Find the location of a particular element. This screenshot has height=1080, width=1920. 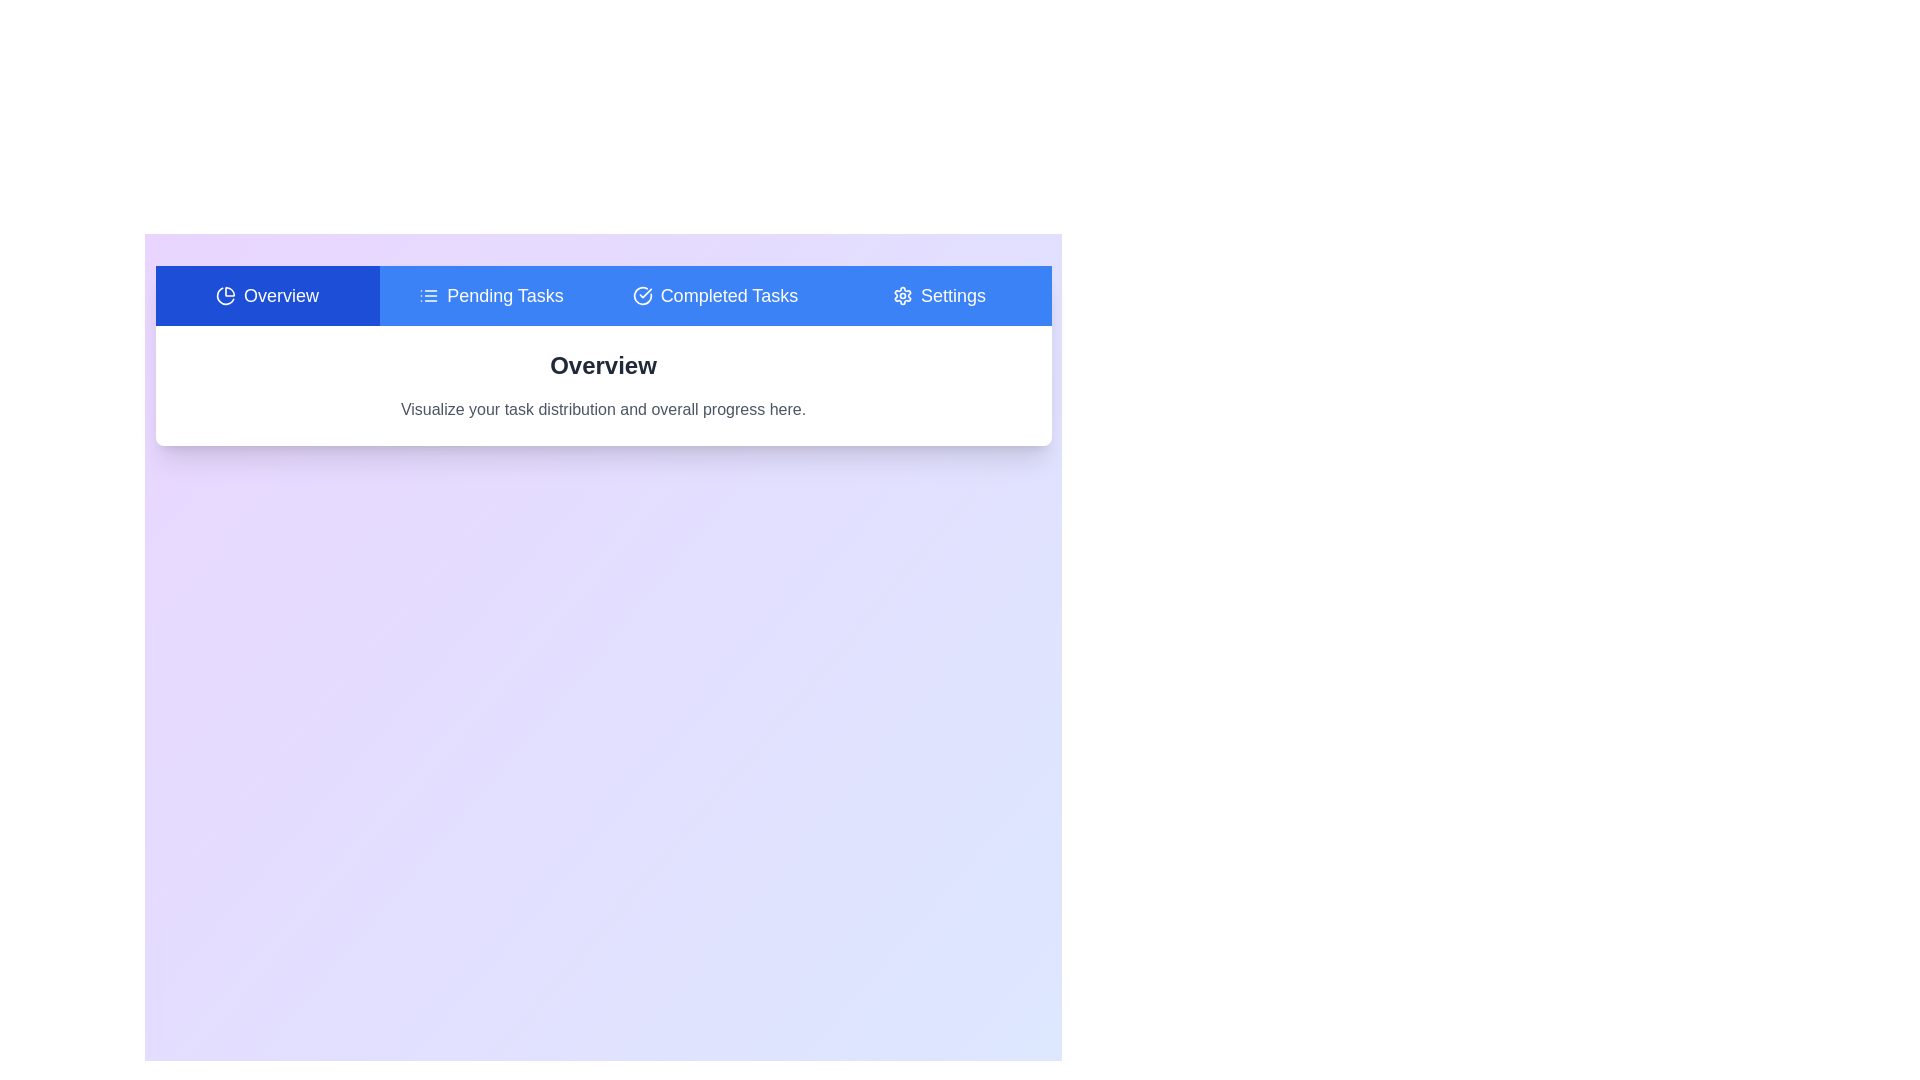

the tab labeled Settings to observe its hover effect is located at coordinates (938, 296).